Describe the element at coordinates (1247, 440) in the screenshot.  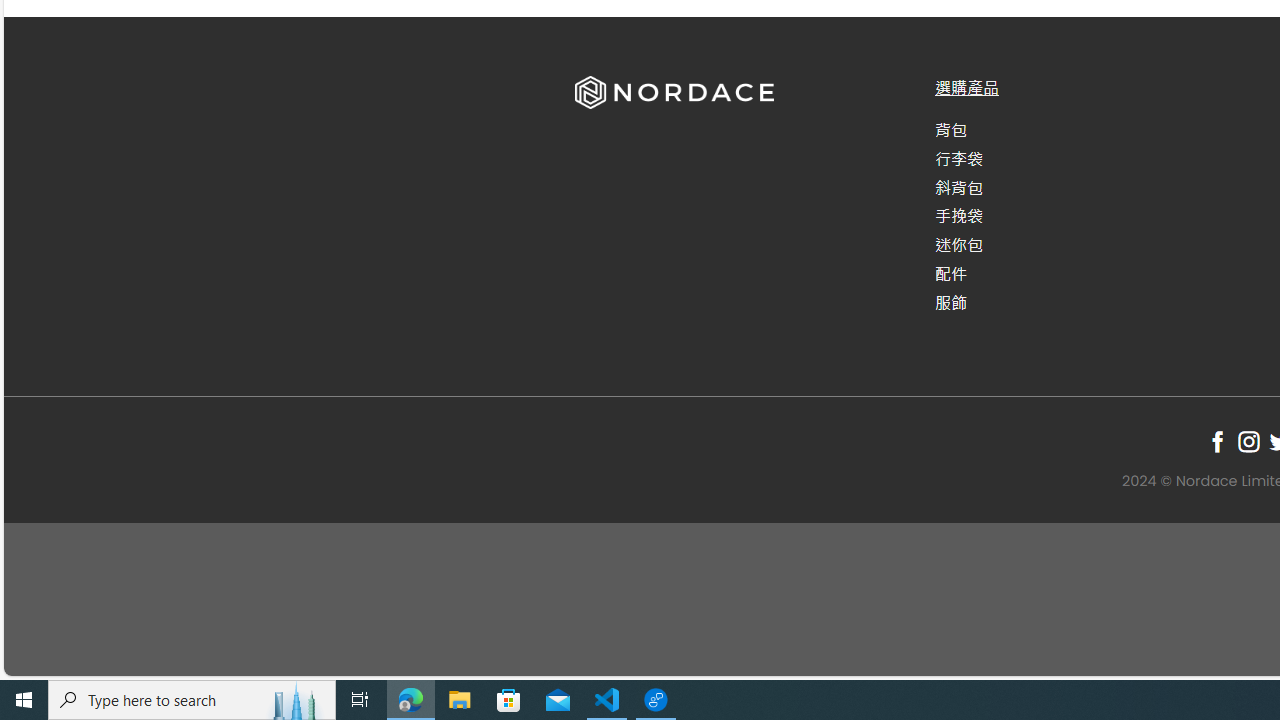
I see `'Follow on Instagram'` at that location.